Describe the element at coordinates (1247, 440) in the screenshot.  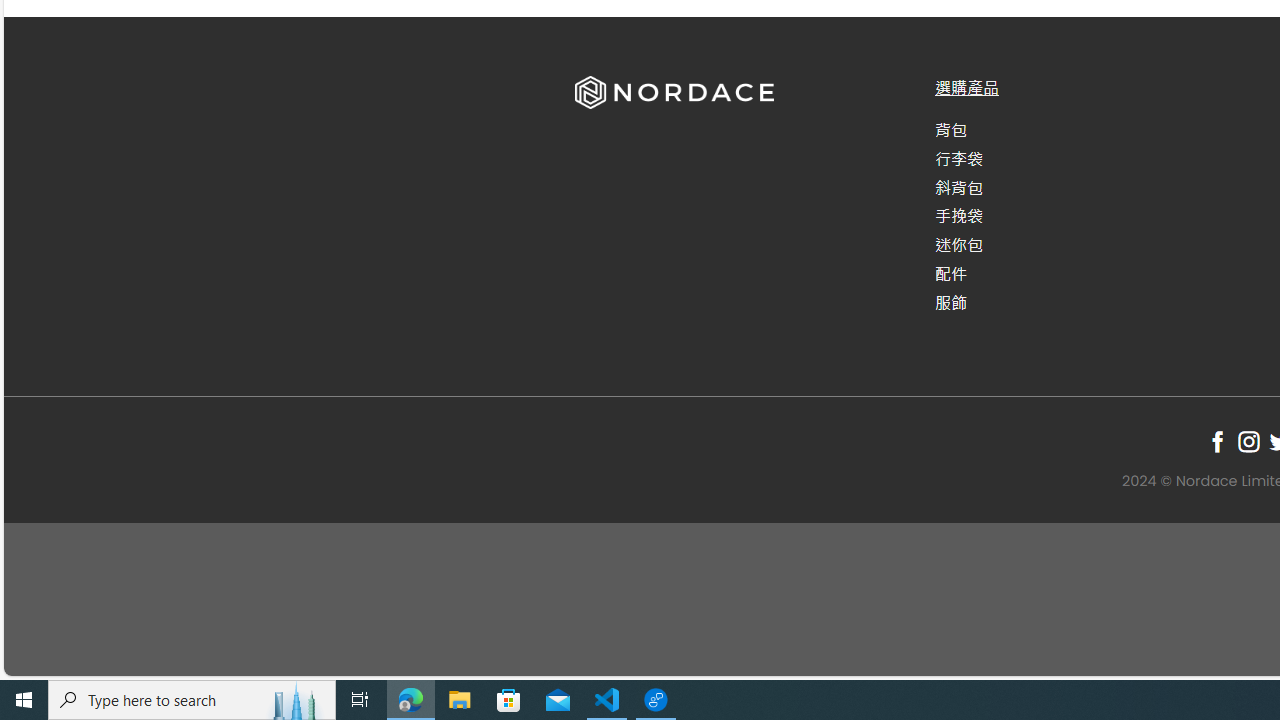
I see `'Follow on Instagram'` at that location.